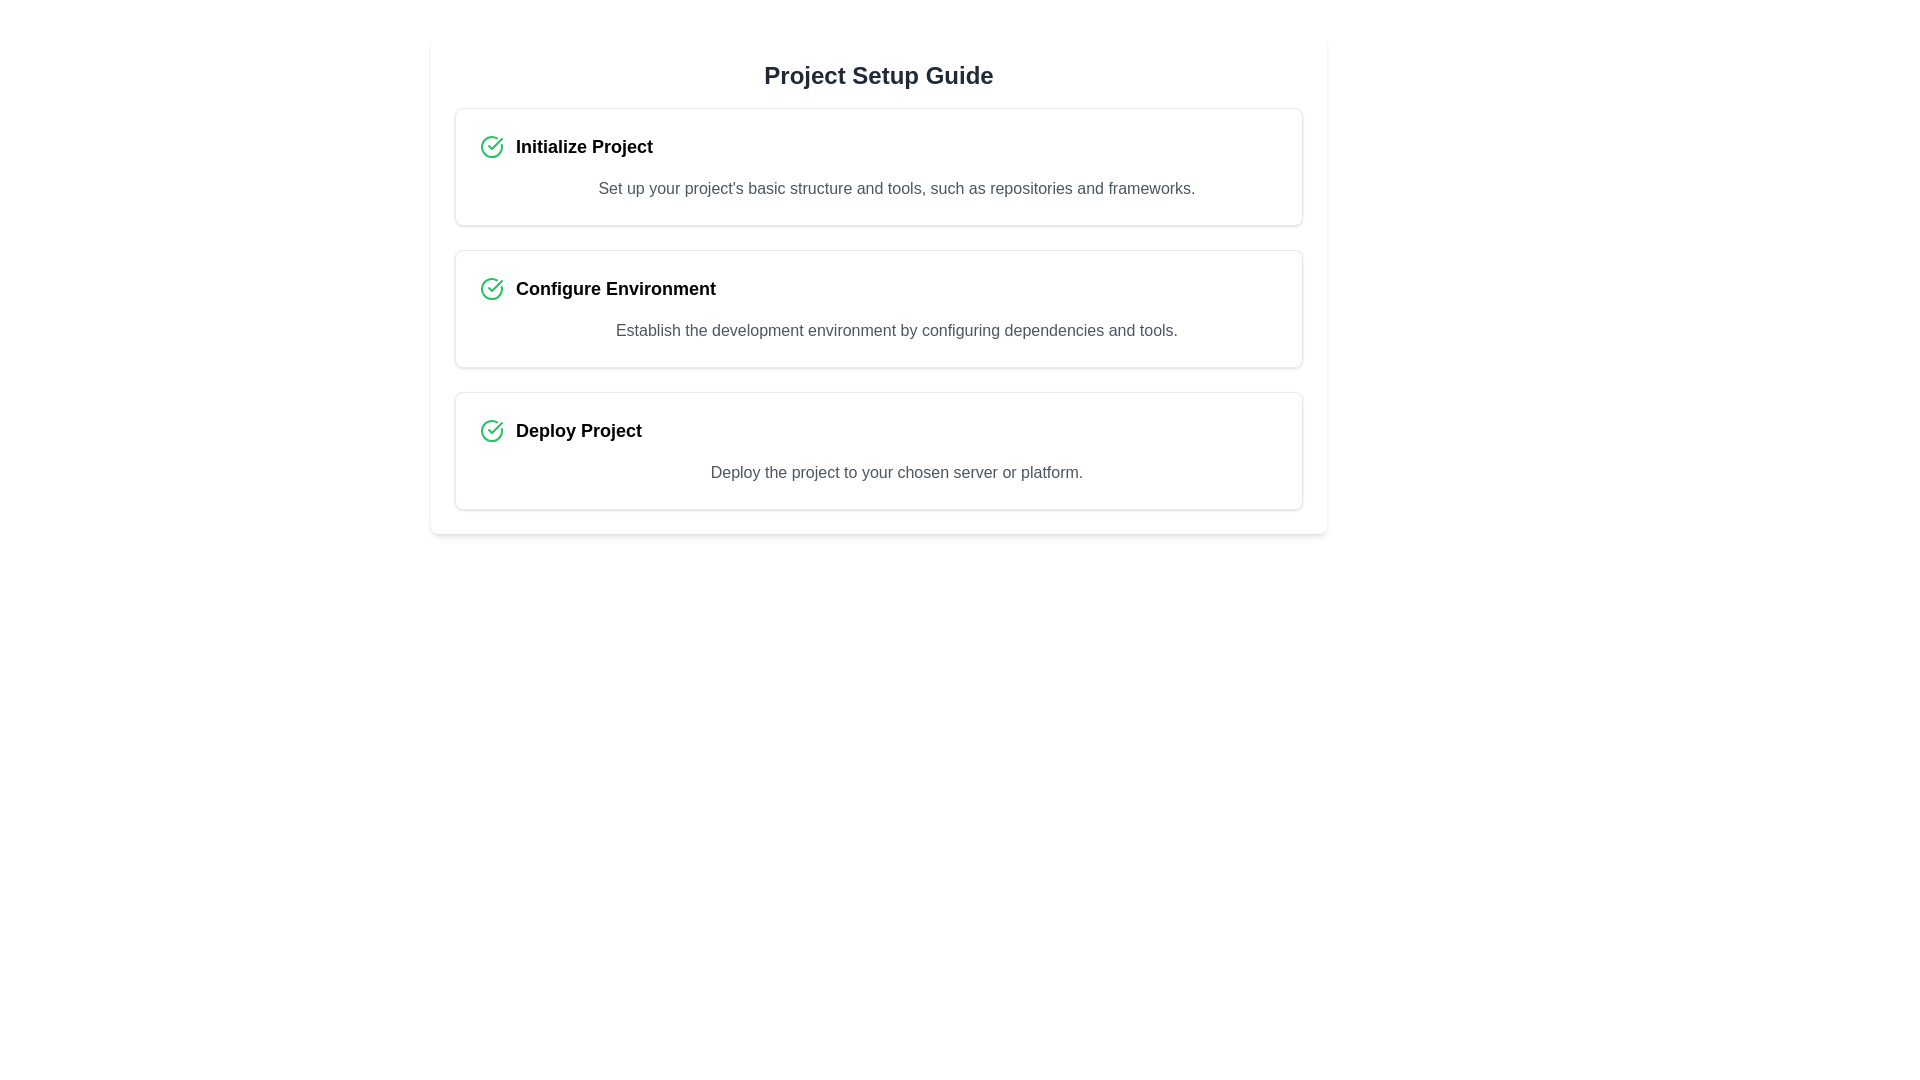 The image size is (1920, 1080). What do you see at coordinates (491, 145) in the screenshot?
I see `the green checkmark icon with a circular border, located to the left of the text 'Initialize Project'` at bounding box center [491, 145].